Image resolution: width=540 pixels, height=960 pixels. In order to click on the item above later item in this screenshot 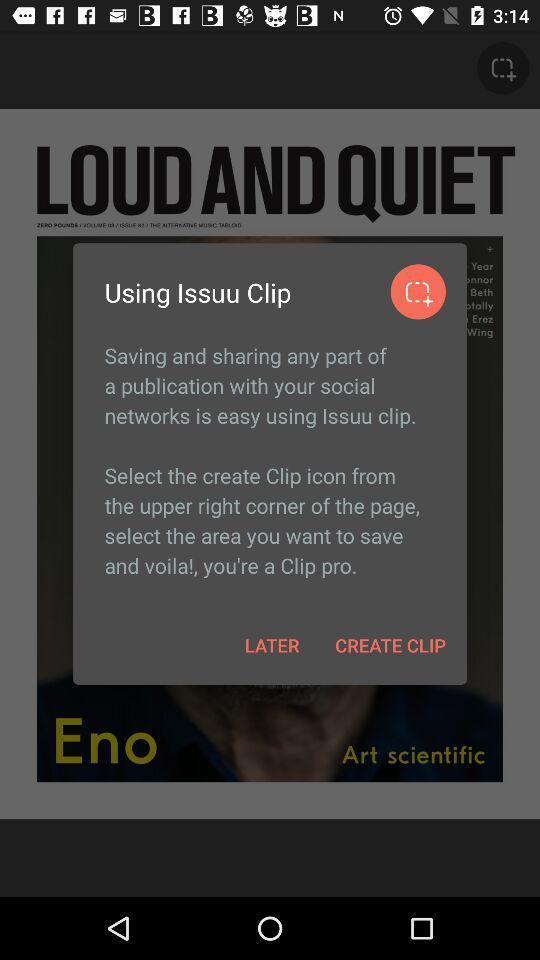, I will do `click(270, 460)`.